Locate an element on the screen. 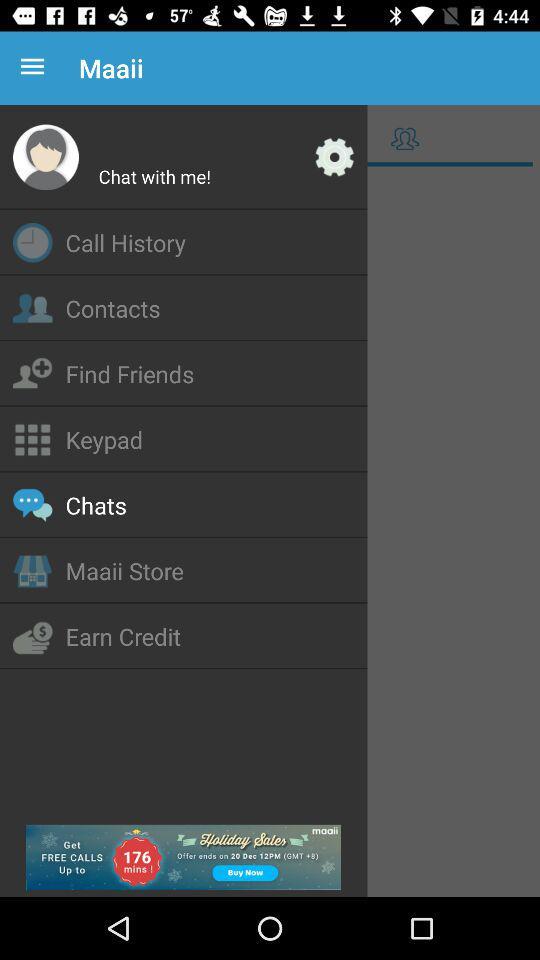  settings is located at coordinates (334, 156).